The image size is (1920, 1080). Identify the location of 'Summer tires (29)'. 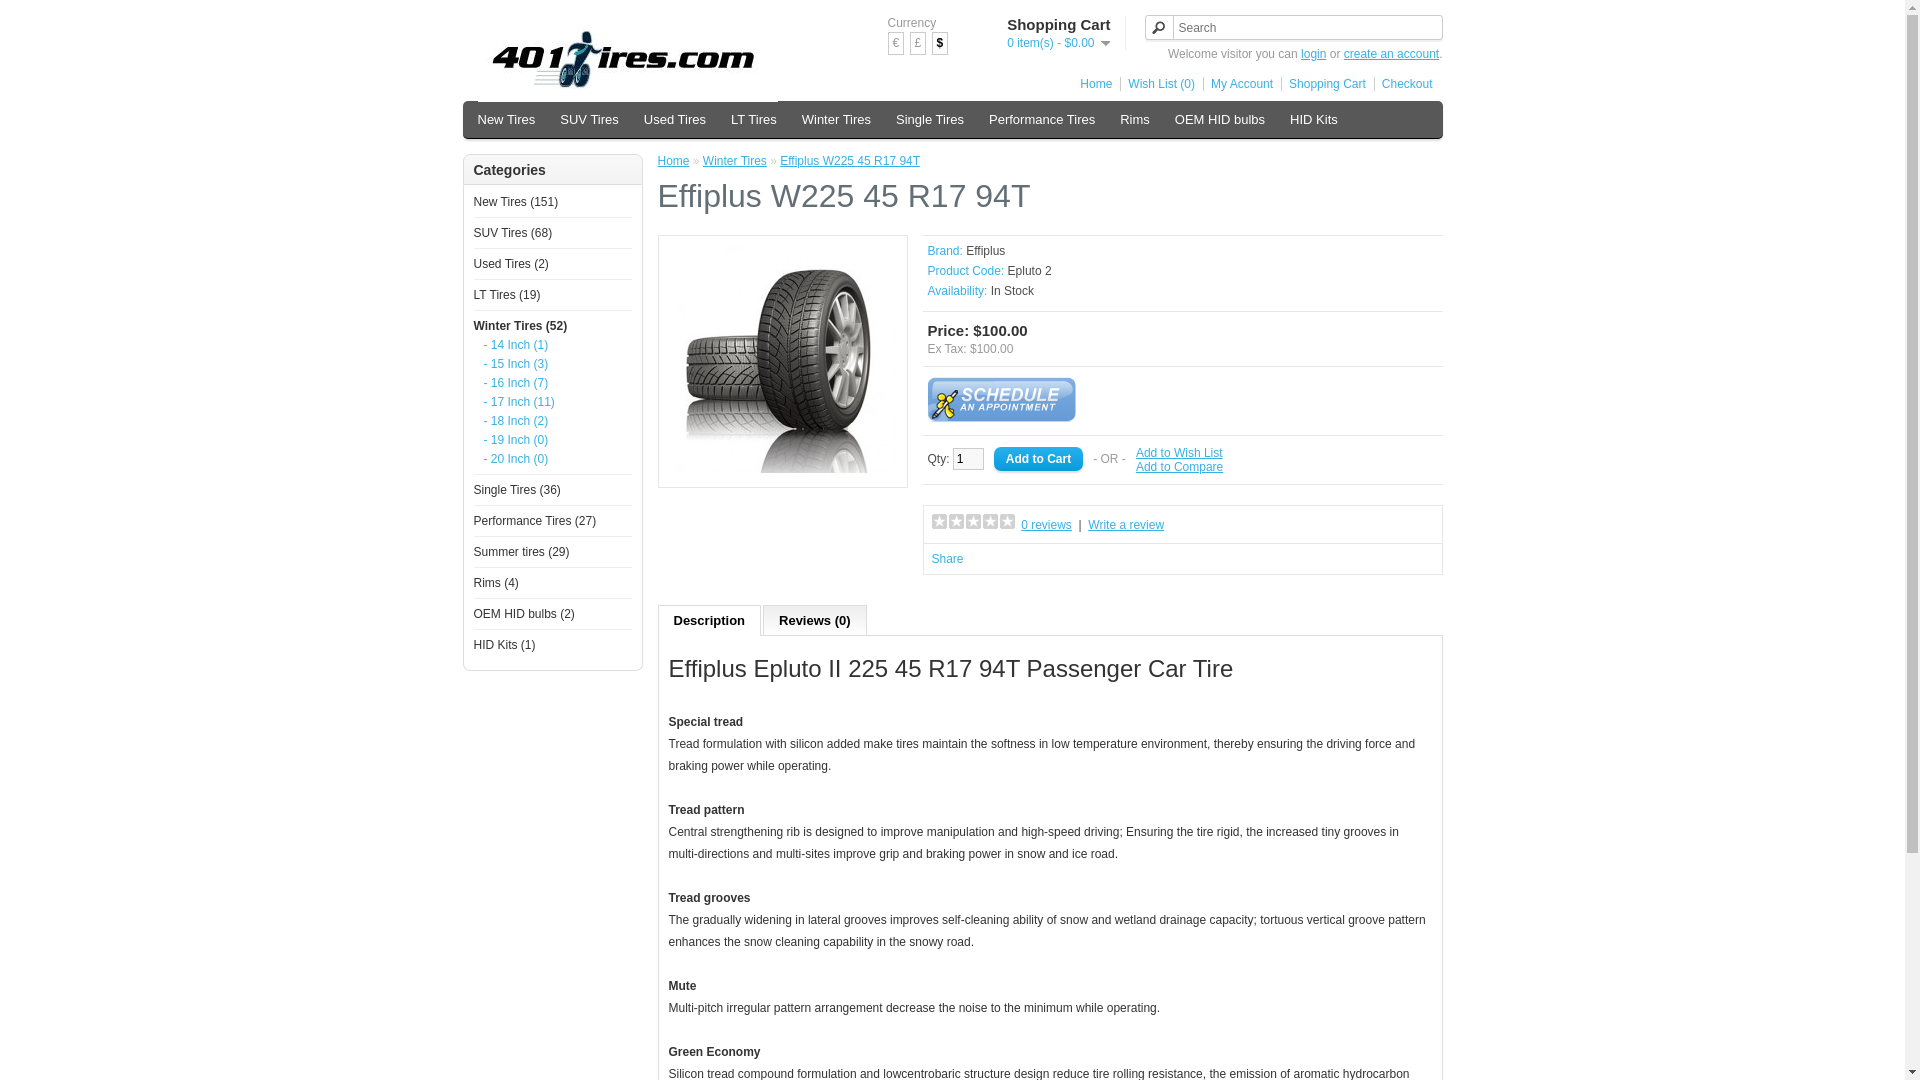
(522, 551).